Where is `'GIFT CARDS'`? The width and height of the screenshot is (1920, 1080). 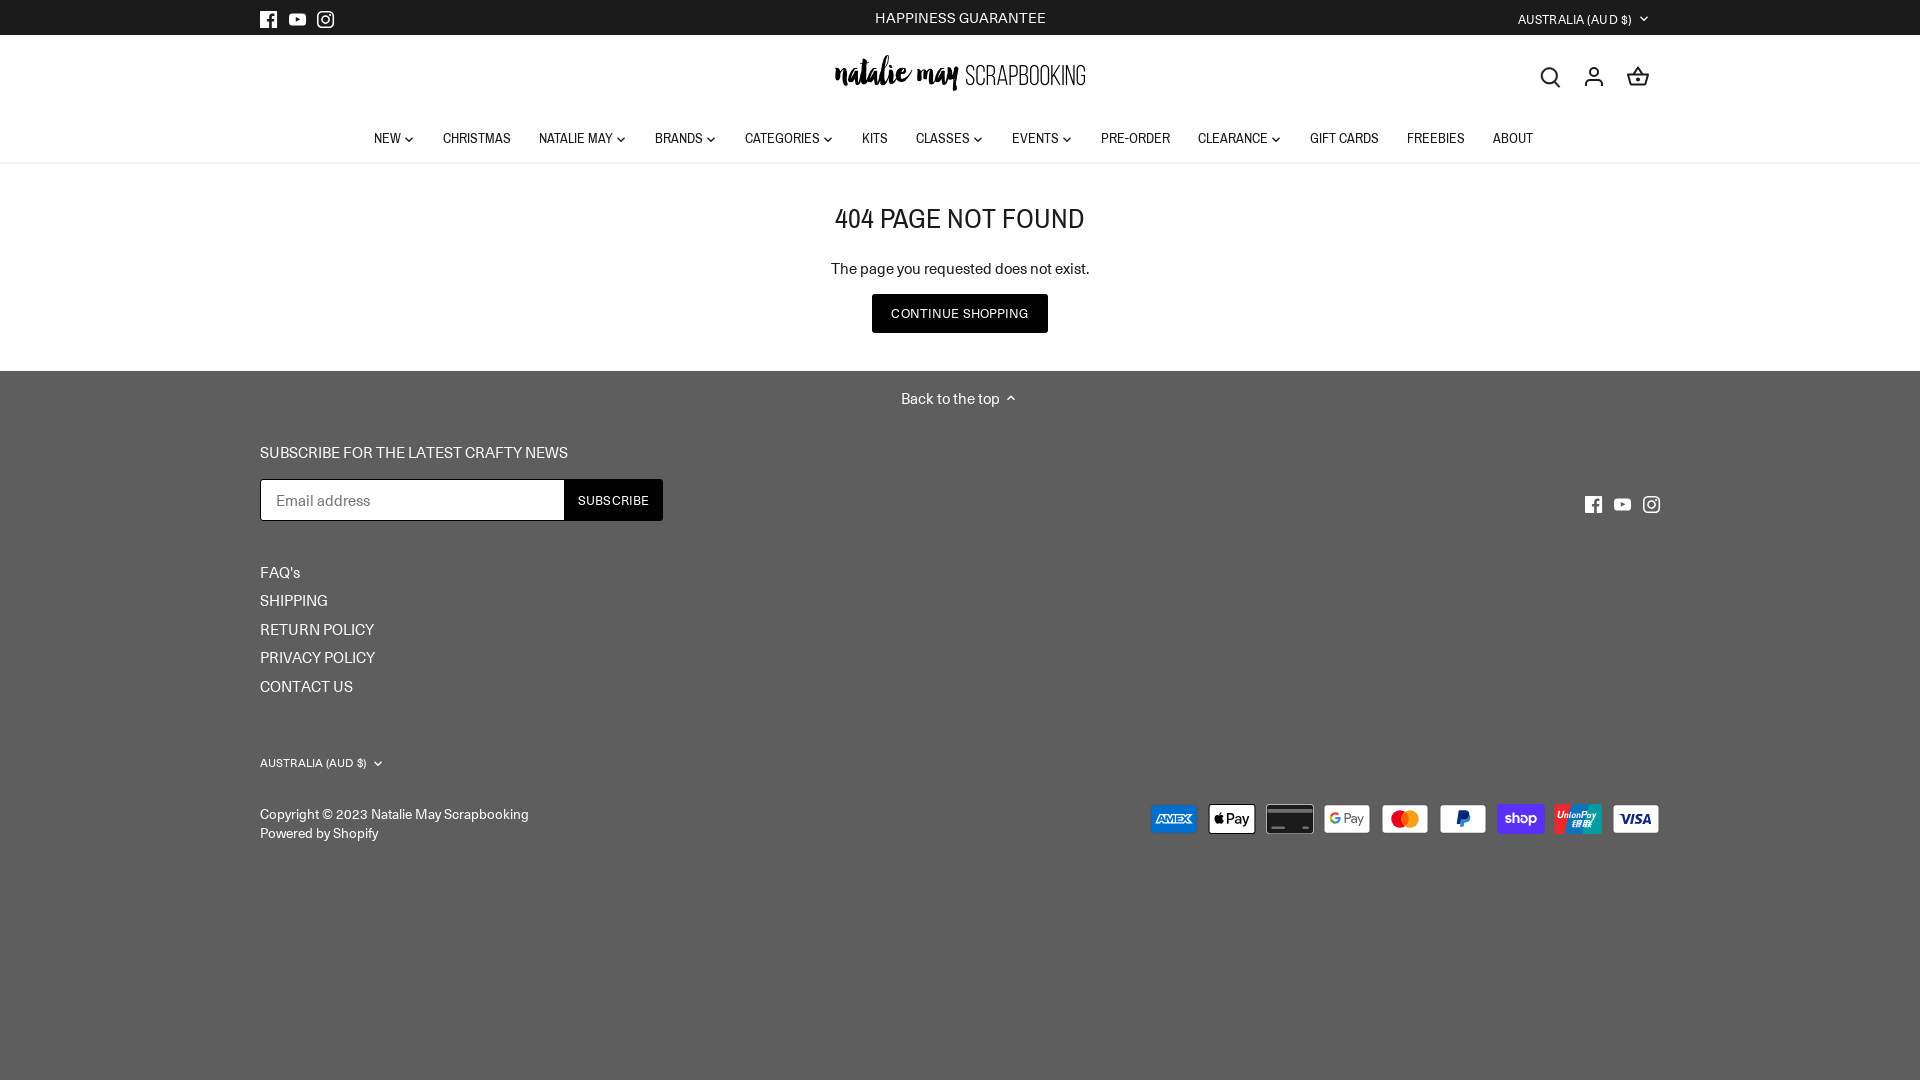
'GIFT CARDS' is located at coordinates (1344, 137).